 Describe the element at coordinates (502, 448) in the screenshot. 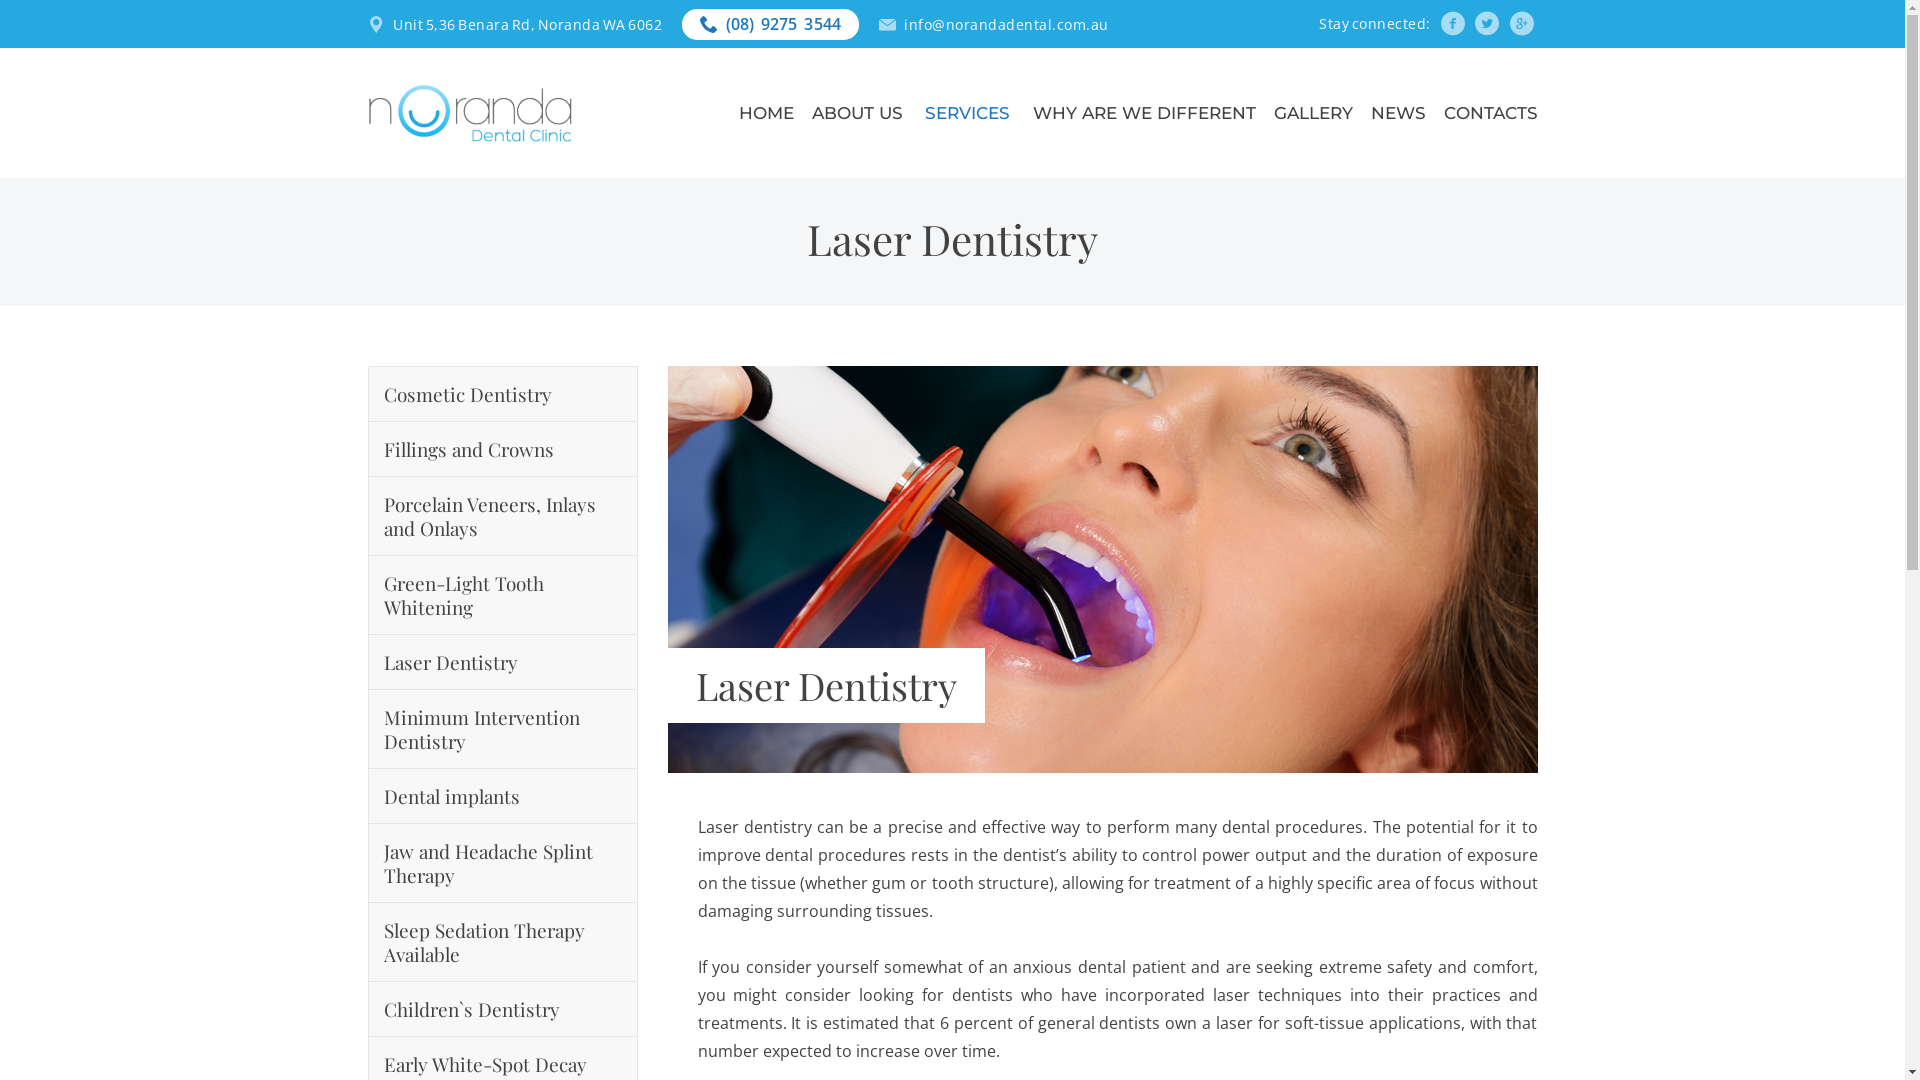

I see `'Fillings and Crowns'` at that location.